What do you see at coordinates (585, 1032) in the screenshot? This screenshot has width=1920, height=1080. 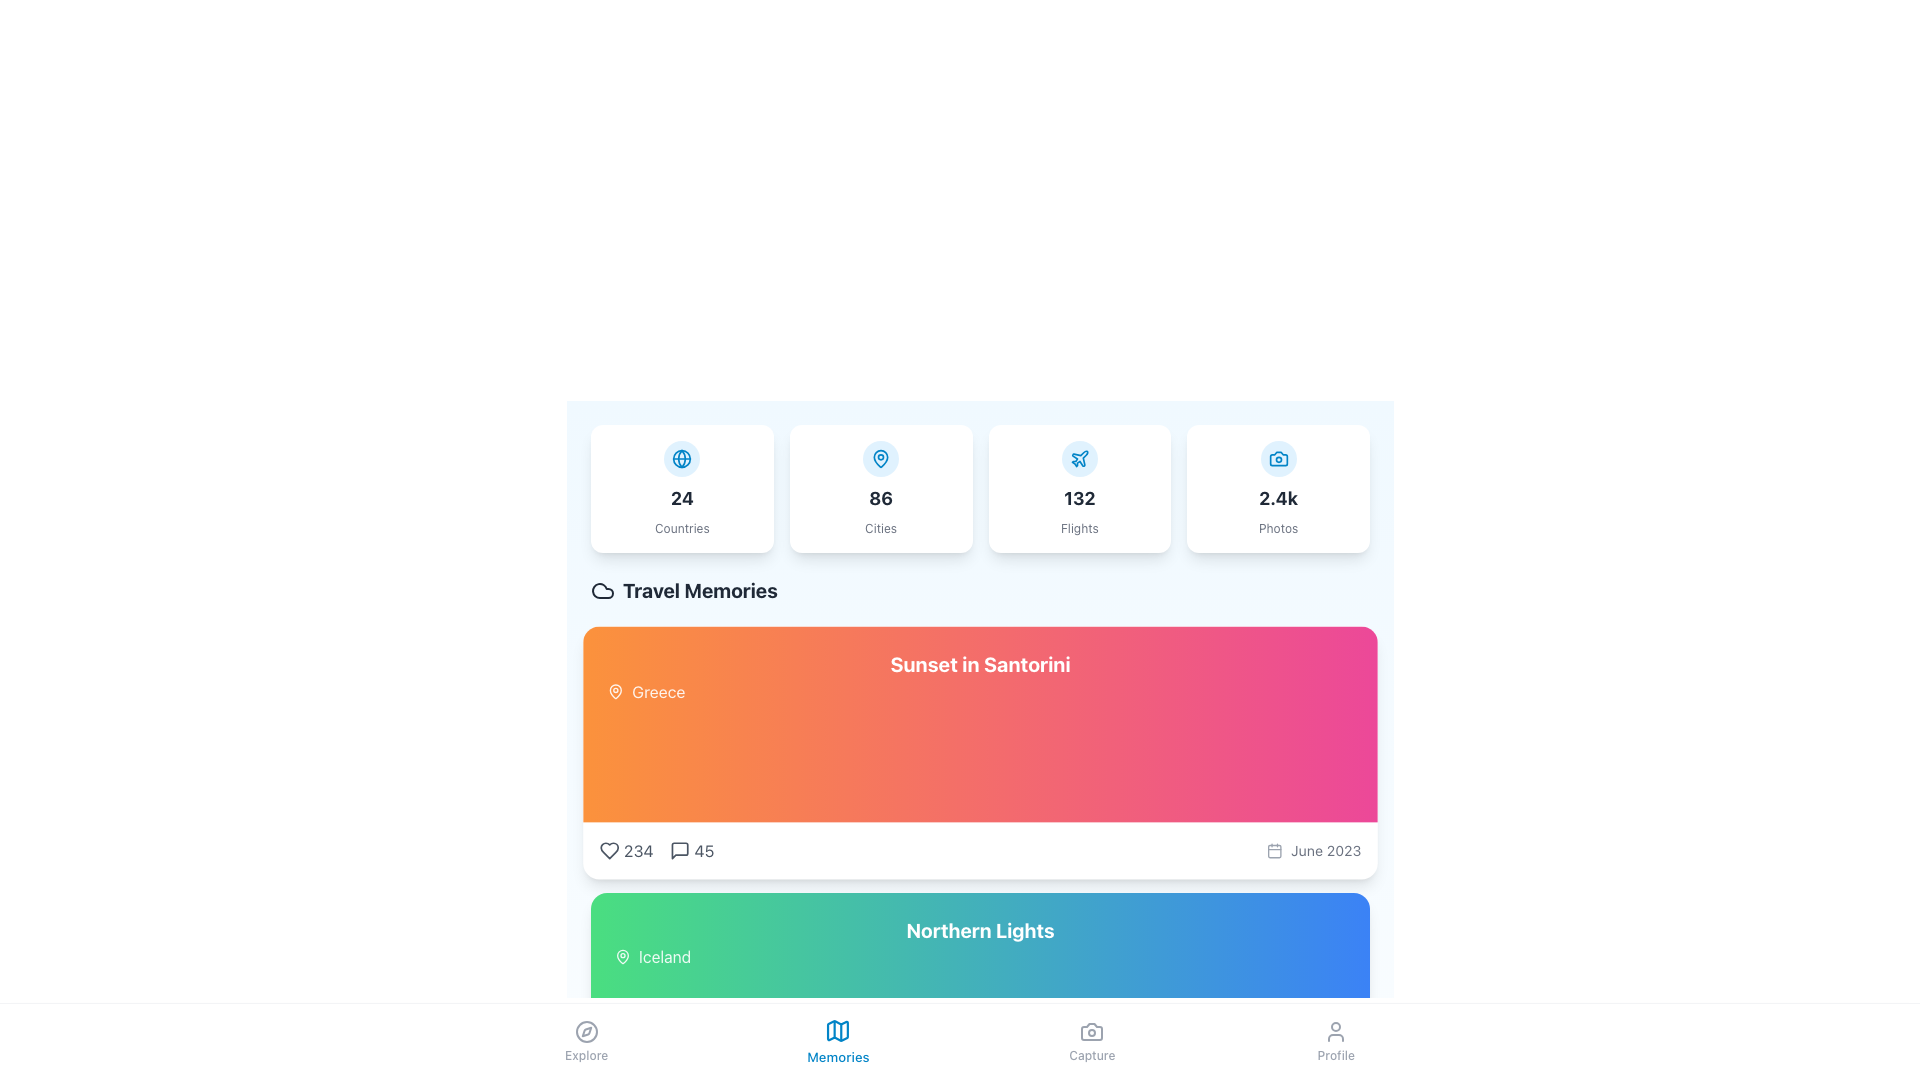 I see `the circular graphical element that is part of the Explore tab icon, located at the bottom left of the application's main interface, serving as a decorative component of the compass icon` at bounding box center [585, 1032].